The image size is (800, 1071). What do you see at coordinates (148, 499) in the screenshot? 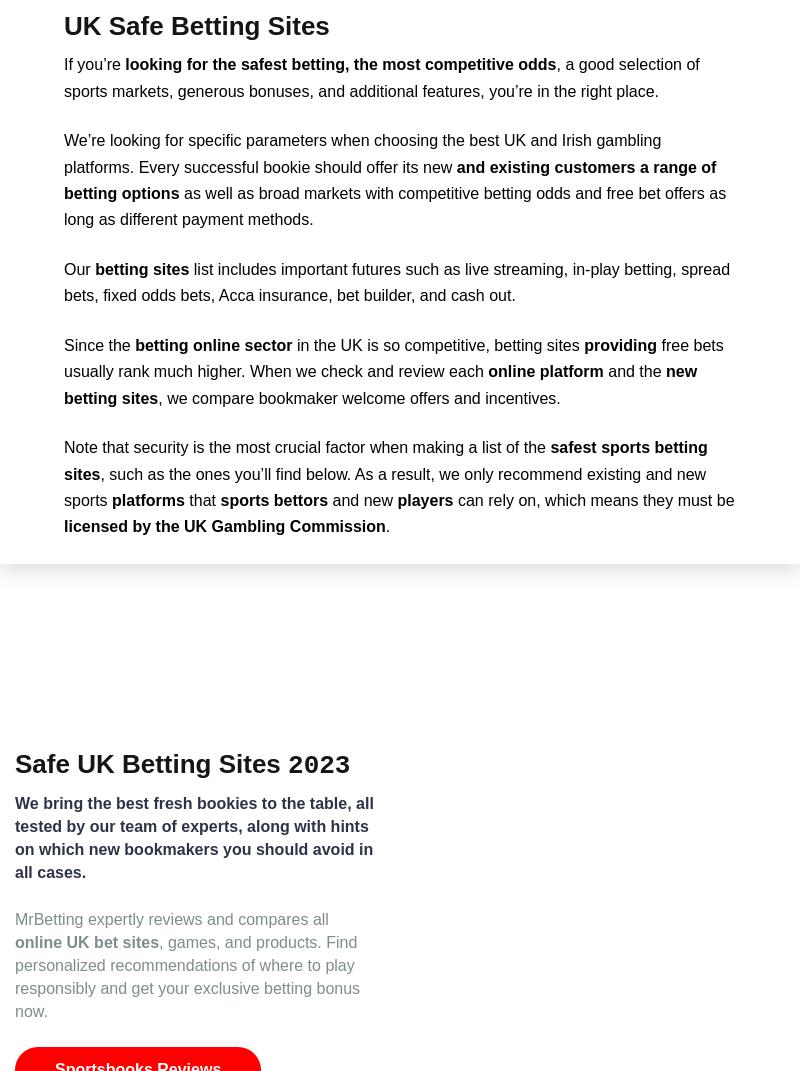
I see `'platforms'` at bounding box center [148, 499].